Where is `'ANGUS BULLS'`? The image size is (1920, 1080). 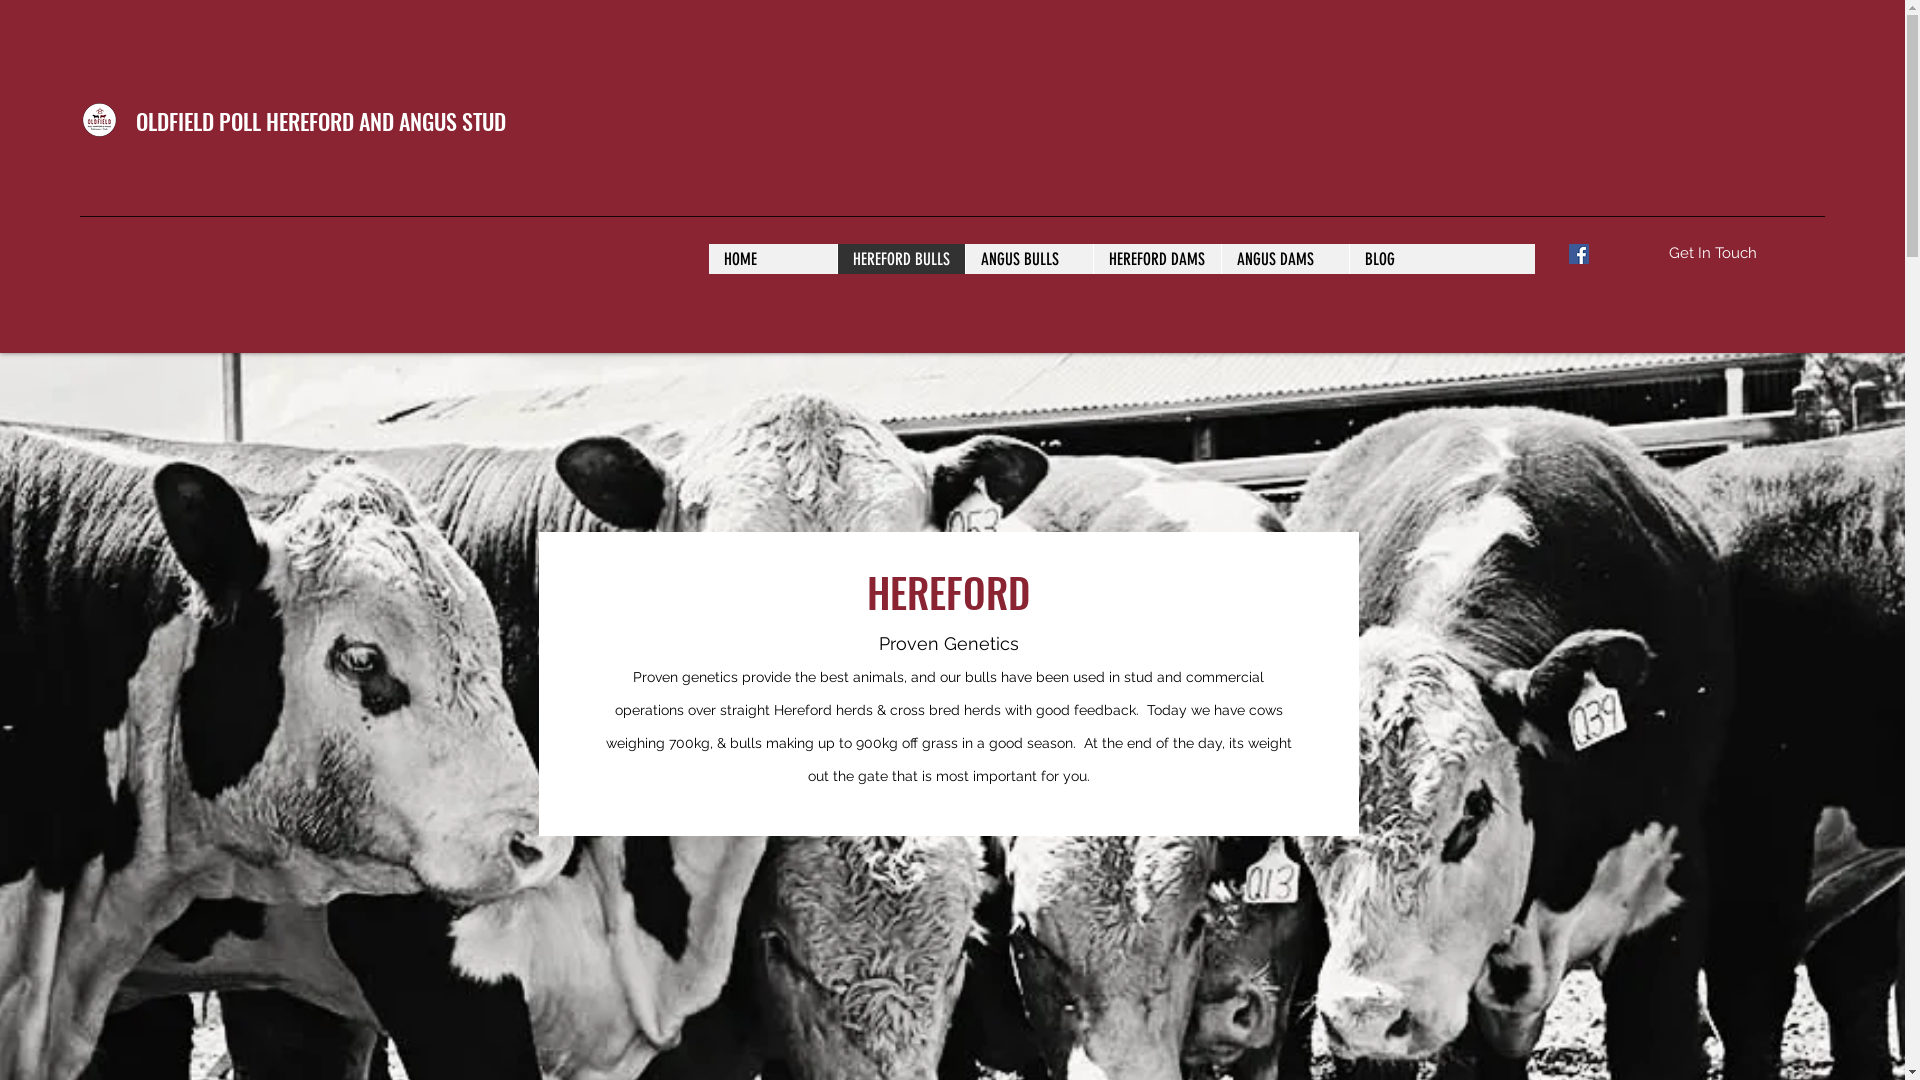 'ANGUS BULLS' is located at coordinates (964, 257).